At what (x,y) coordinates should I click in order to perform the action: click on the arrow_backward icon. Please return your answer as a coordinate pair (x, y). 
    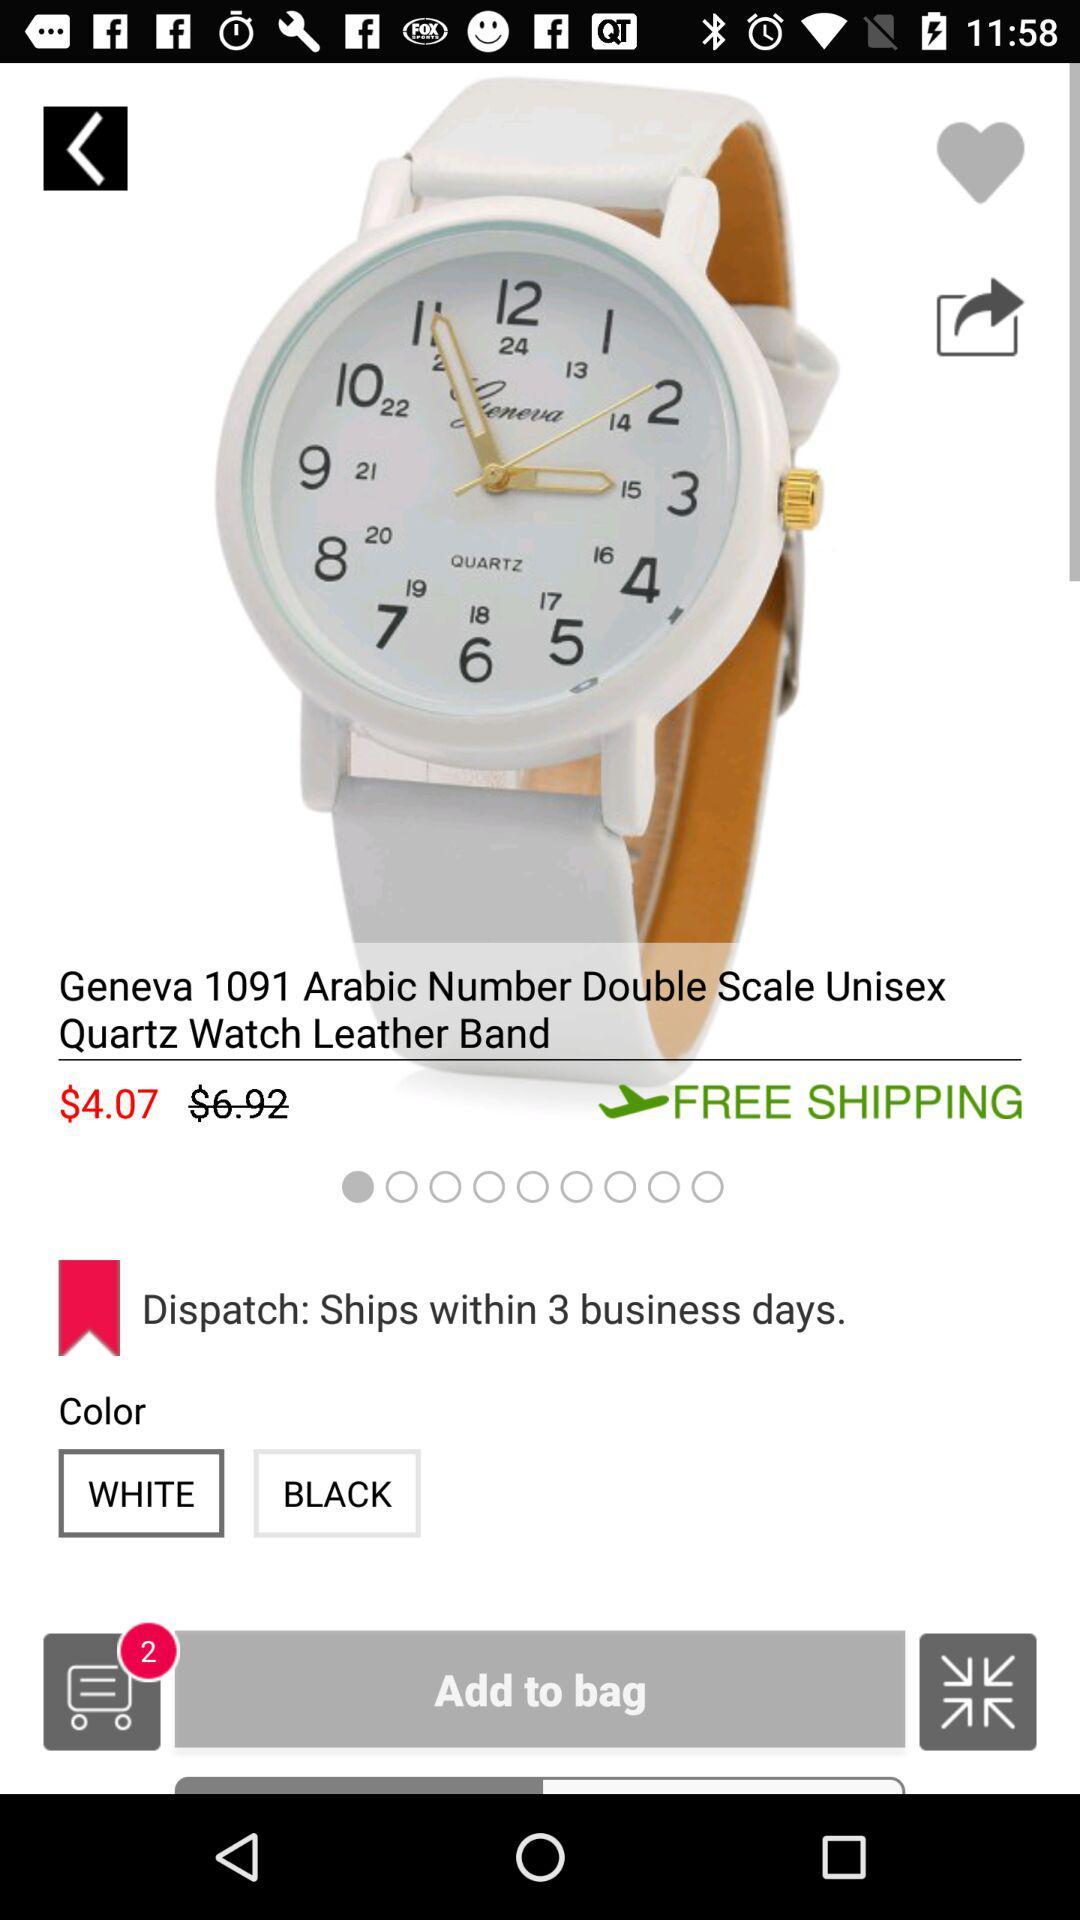
    Looking at the image, I should click on (84, 147).